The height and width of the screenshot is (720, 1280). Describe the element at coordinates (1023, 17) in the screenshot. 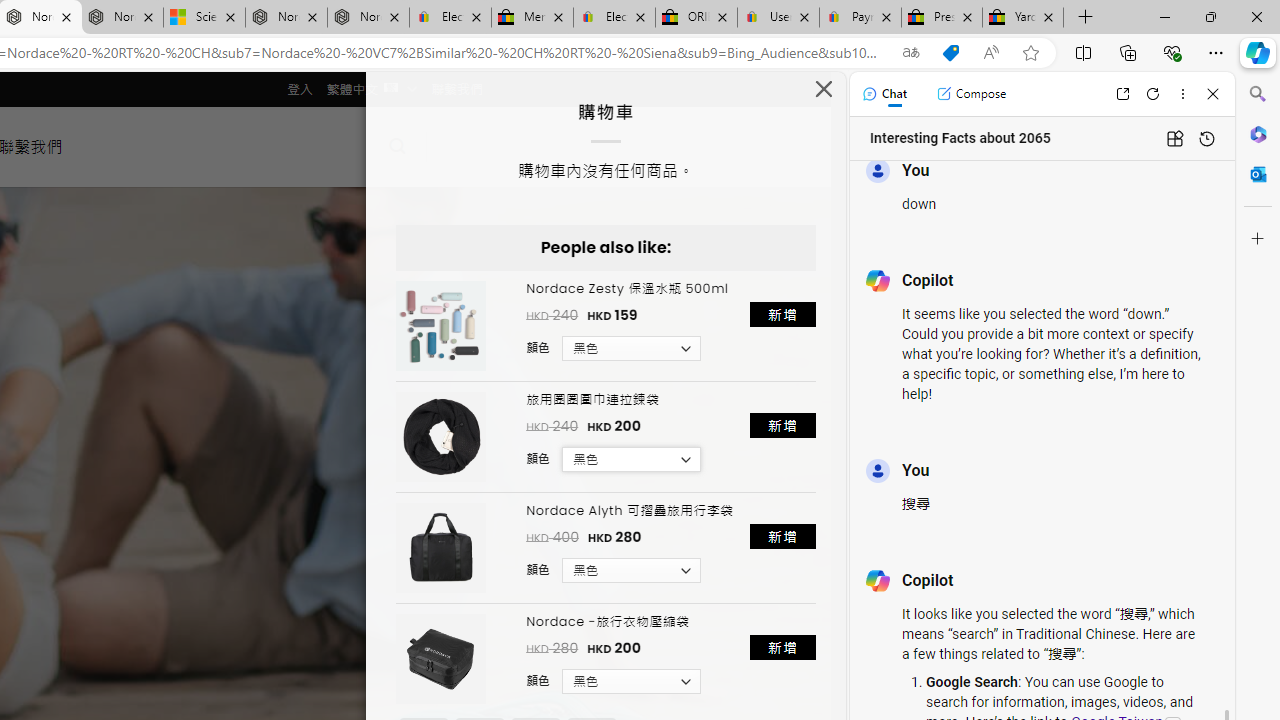

I see `'Yard, Garden & Outdoor Living'` at that location.